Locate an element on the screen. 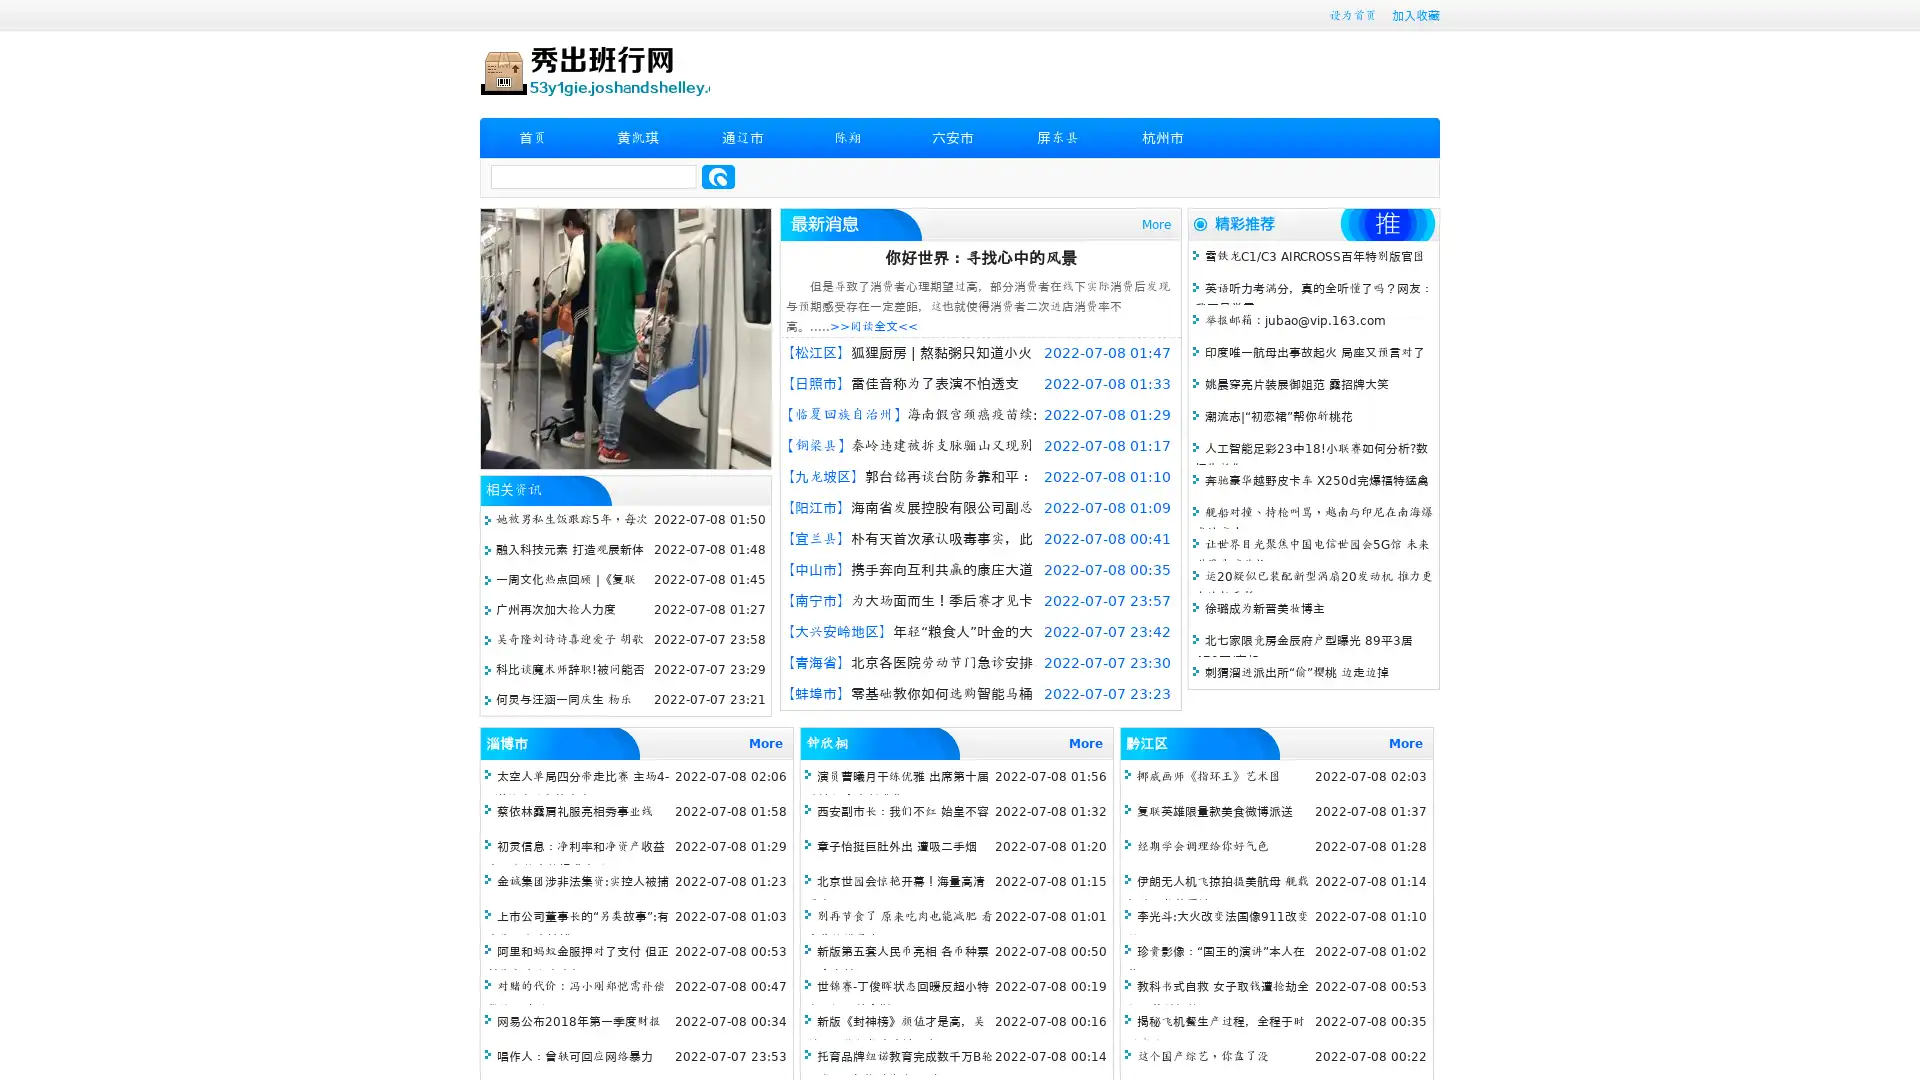  Search is located at coordinates (718, 176).